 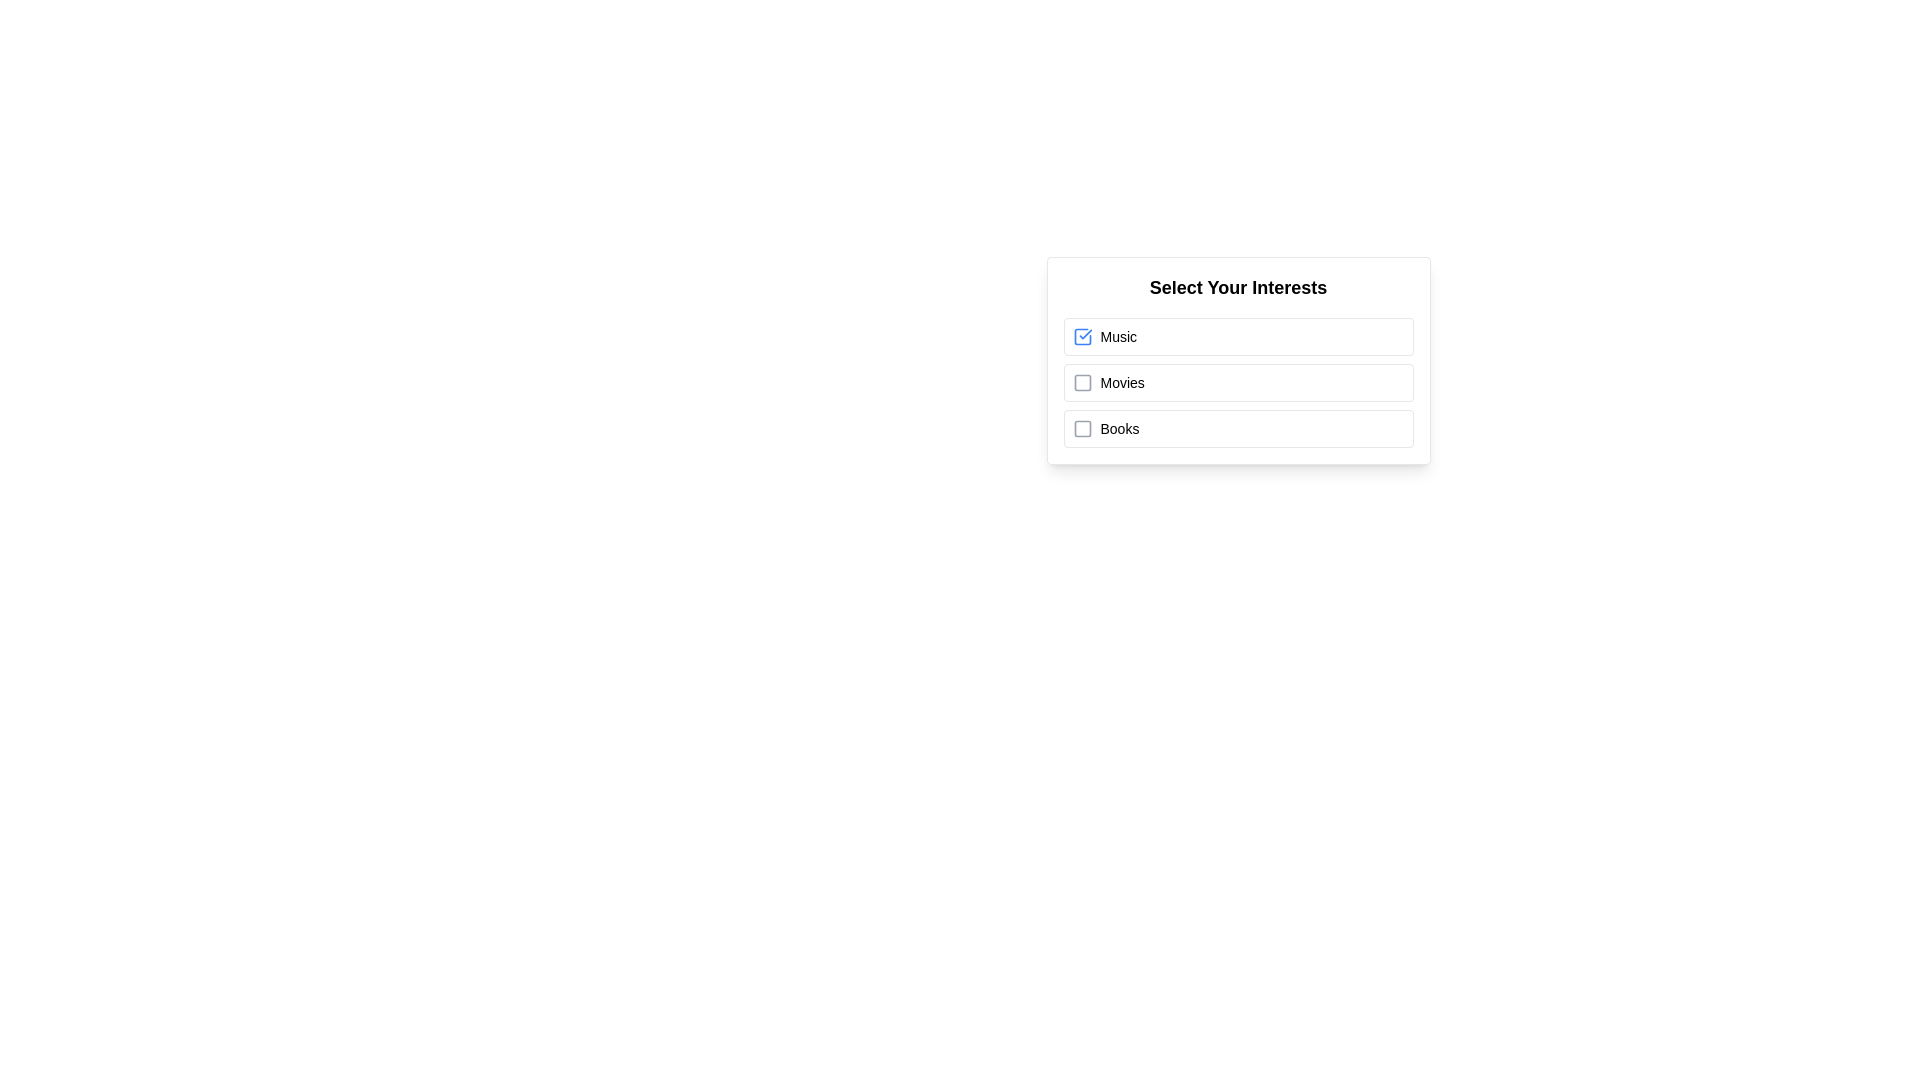 I want to click on the checkbox labeled 'Books', so click(x=1237, y=427).